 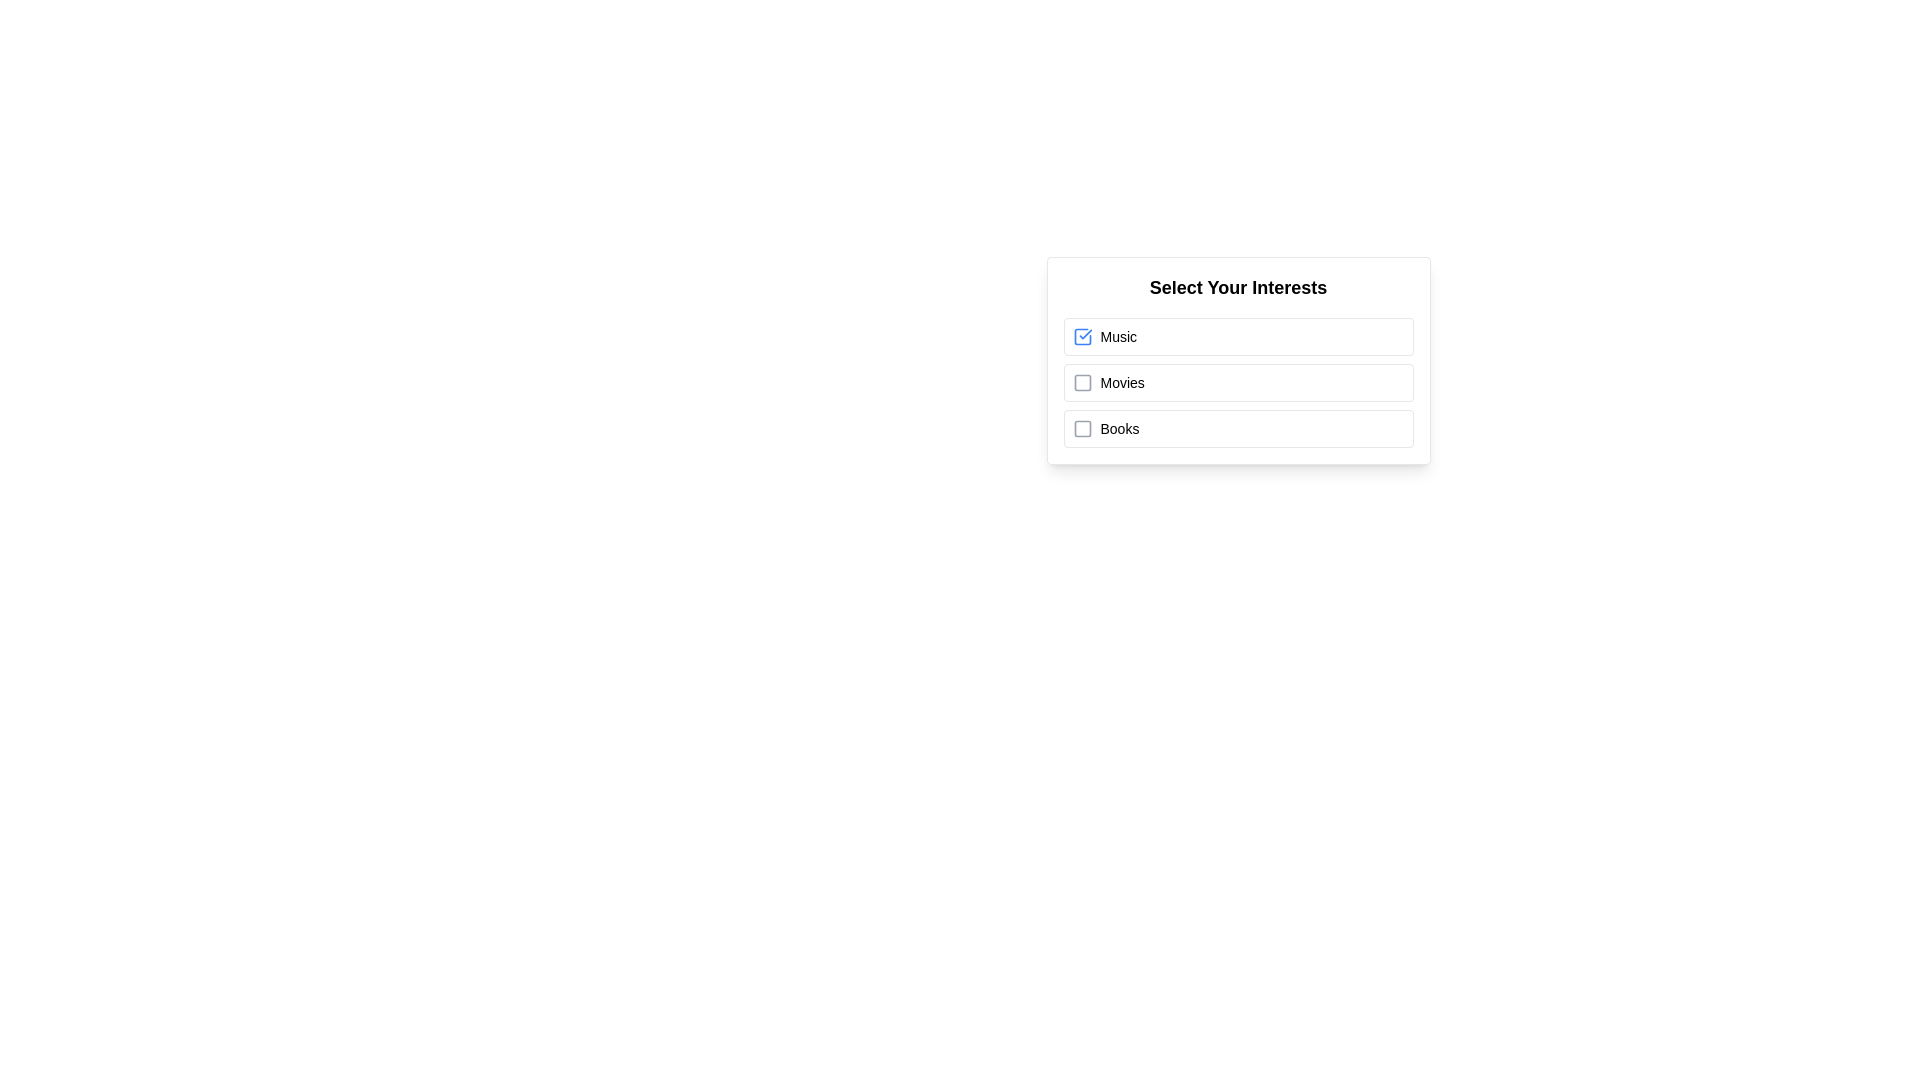 I want to click on the checkbox labeled 'Books', so click(x=1237, y=427).